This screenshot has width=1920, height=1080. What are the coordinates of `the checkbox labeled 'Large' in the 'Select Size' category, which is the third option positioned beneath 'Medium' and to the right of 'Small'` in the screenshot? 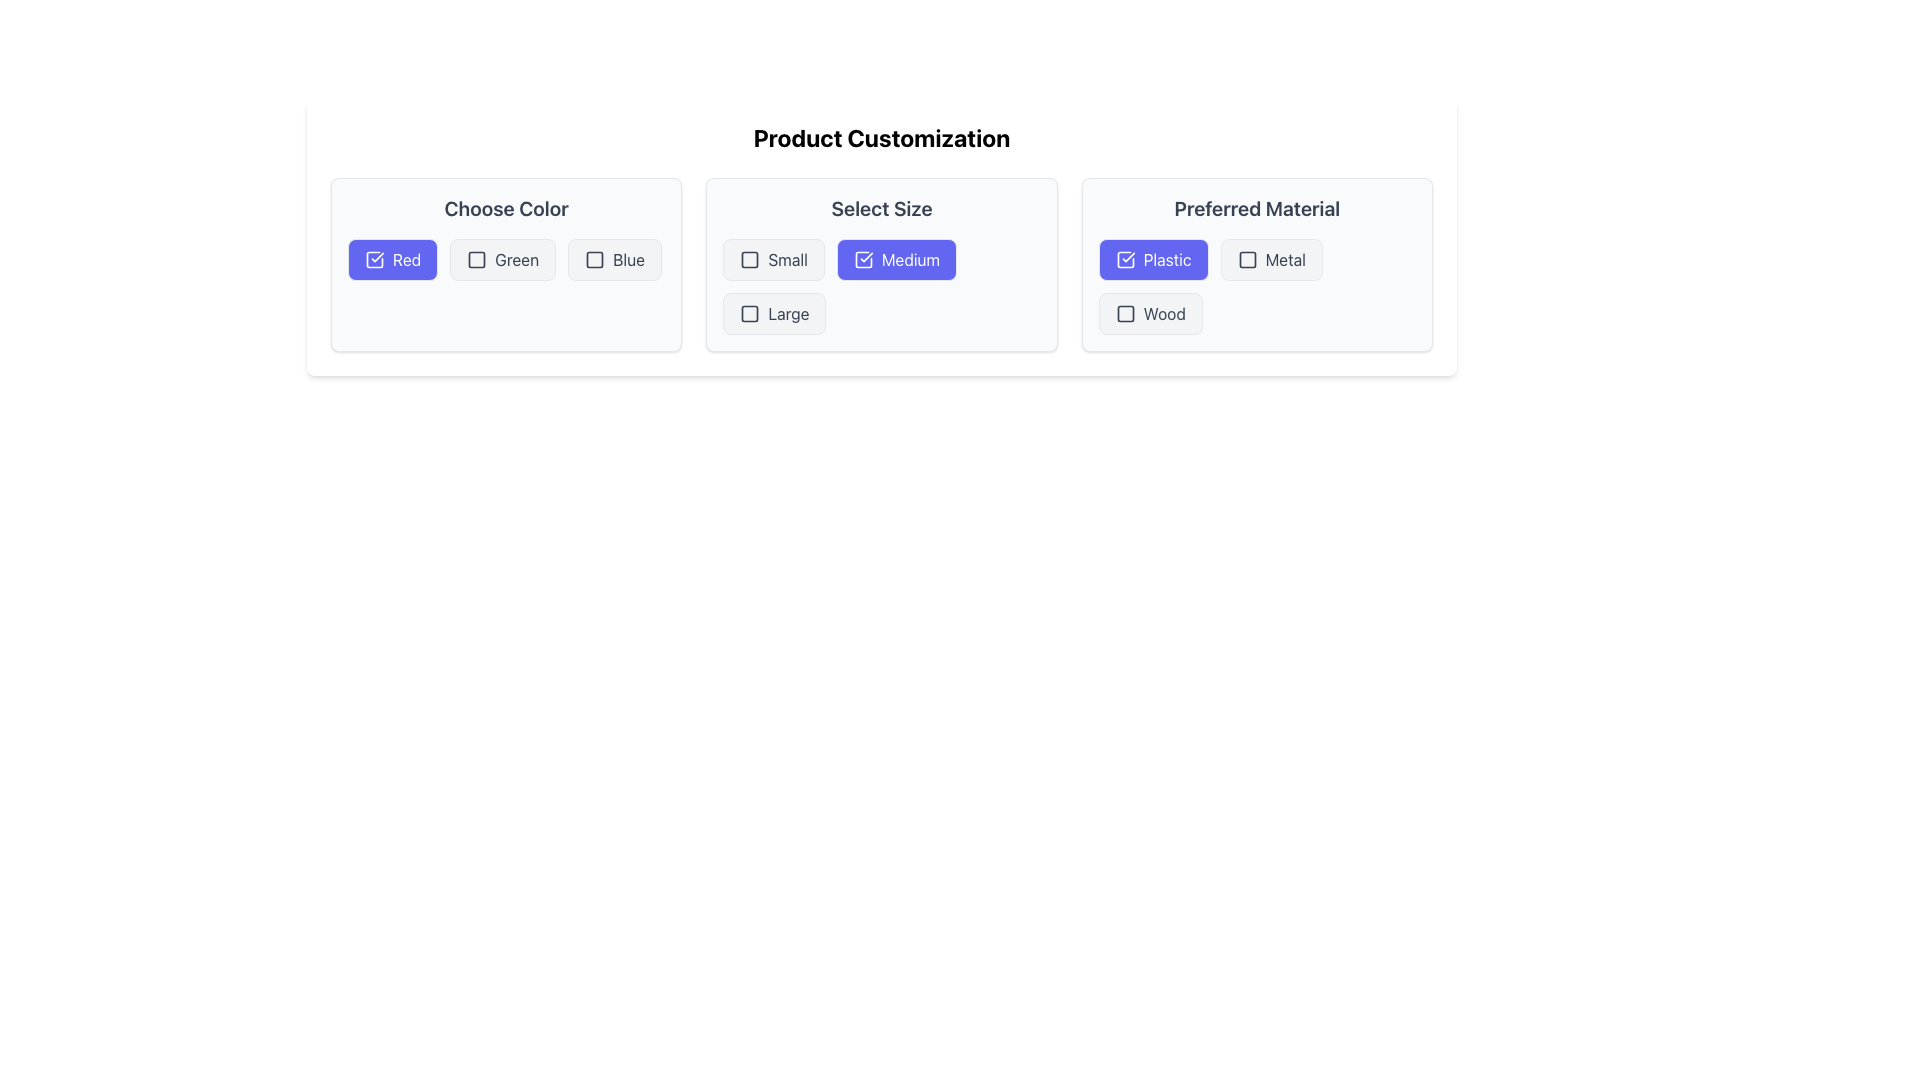 It's located at (773, 313).